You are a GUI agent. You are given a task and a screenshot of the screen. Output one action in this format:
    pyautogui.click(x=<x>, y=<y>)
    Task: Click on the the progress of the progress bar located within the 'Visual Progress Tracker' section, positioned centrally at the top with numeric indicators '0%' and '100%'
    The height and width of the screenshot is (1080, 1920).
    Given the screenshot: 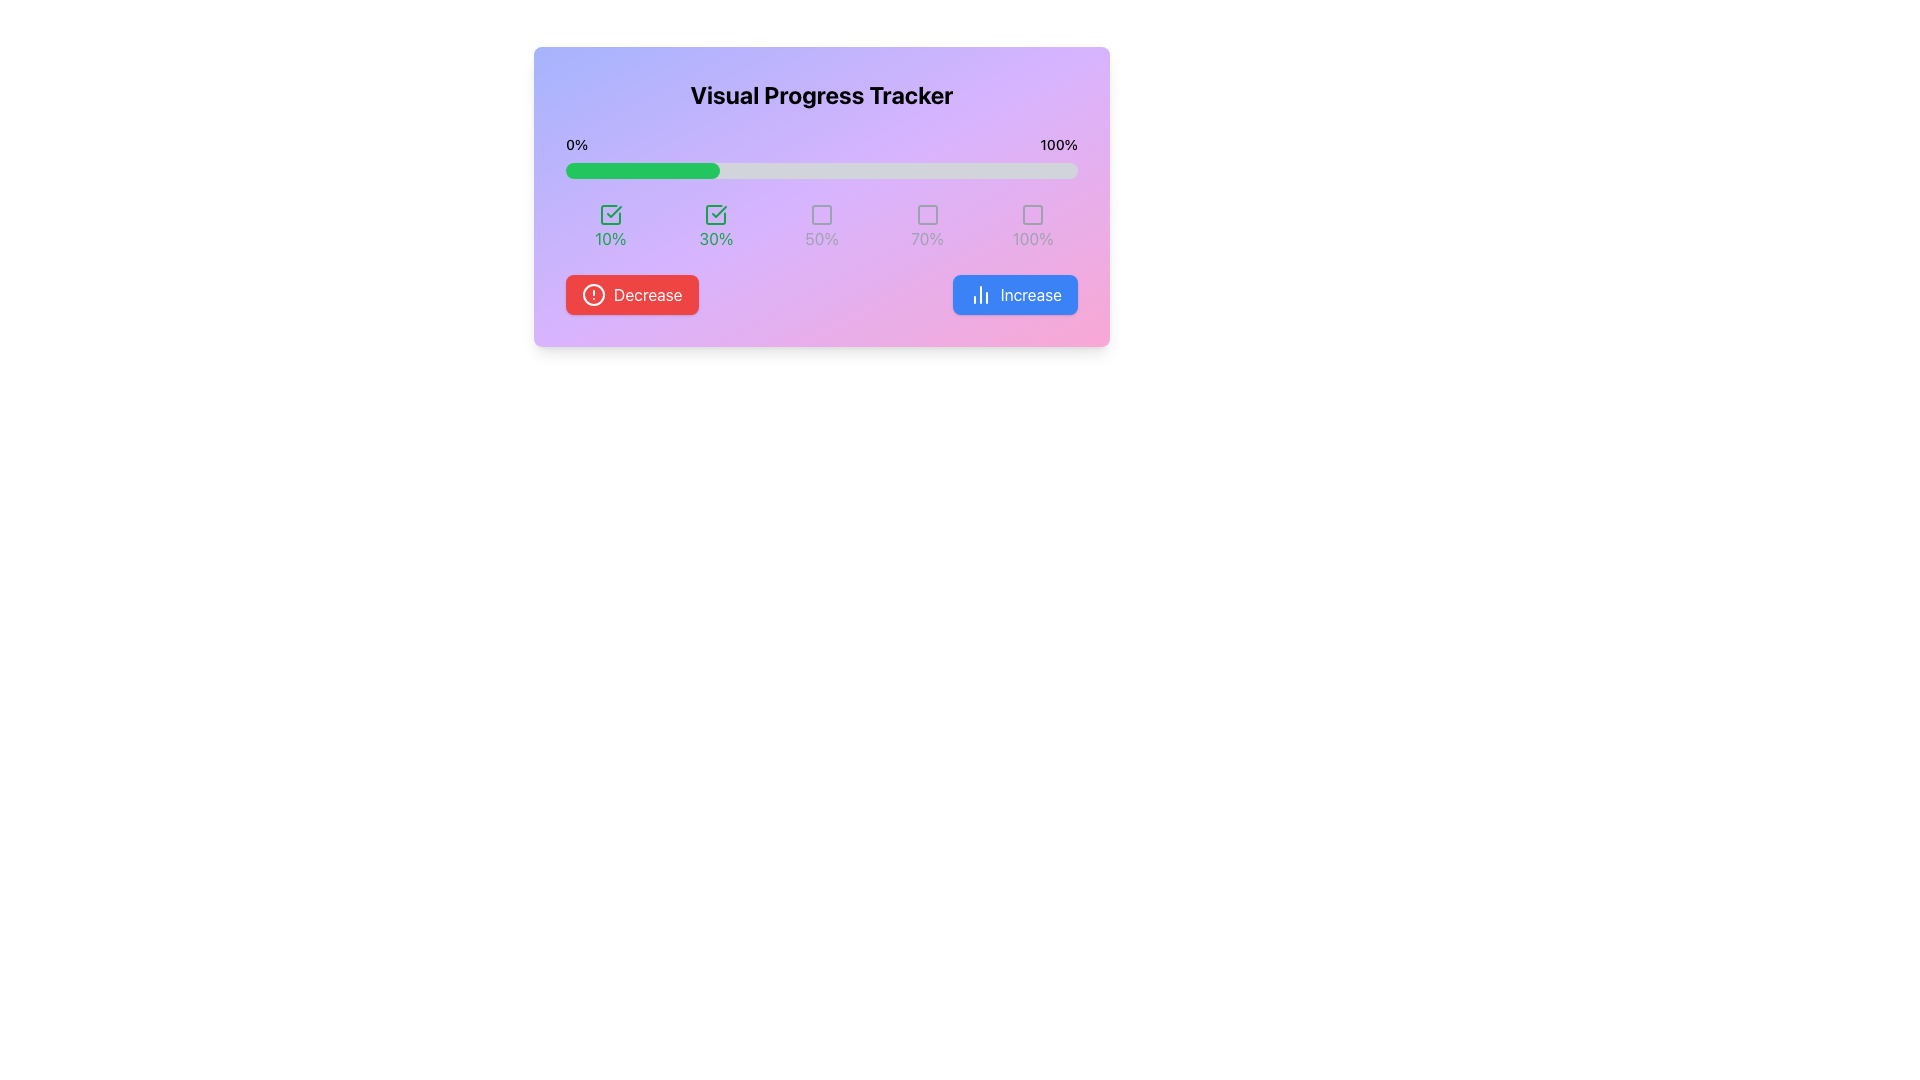 What is the action you would take?
    pyautogui.click(x=821, y=156)
    